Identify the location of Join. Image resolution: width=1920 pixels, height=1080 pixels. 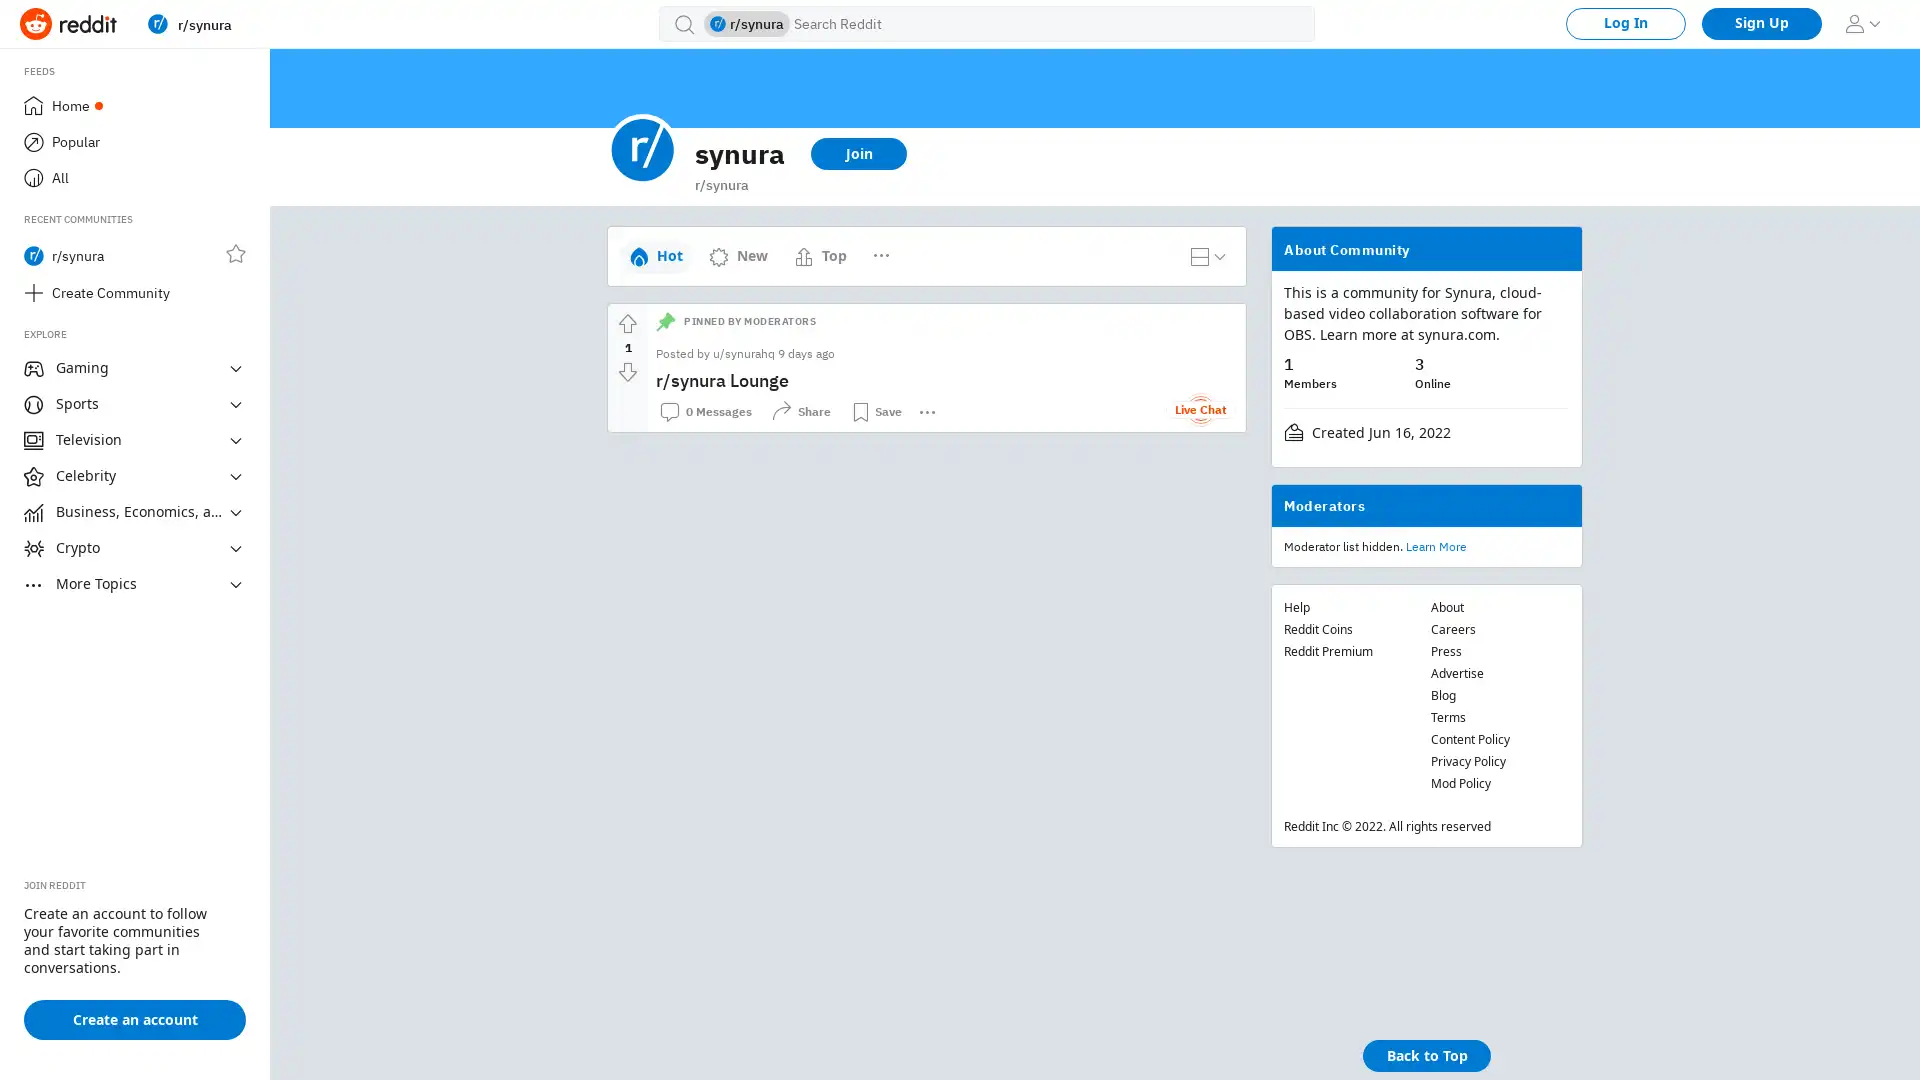
(859, 153).